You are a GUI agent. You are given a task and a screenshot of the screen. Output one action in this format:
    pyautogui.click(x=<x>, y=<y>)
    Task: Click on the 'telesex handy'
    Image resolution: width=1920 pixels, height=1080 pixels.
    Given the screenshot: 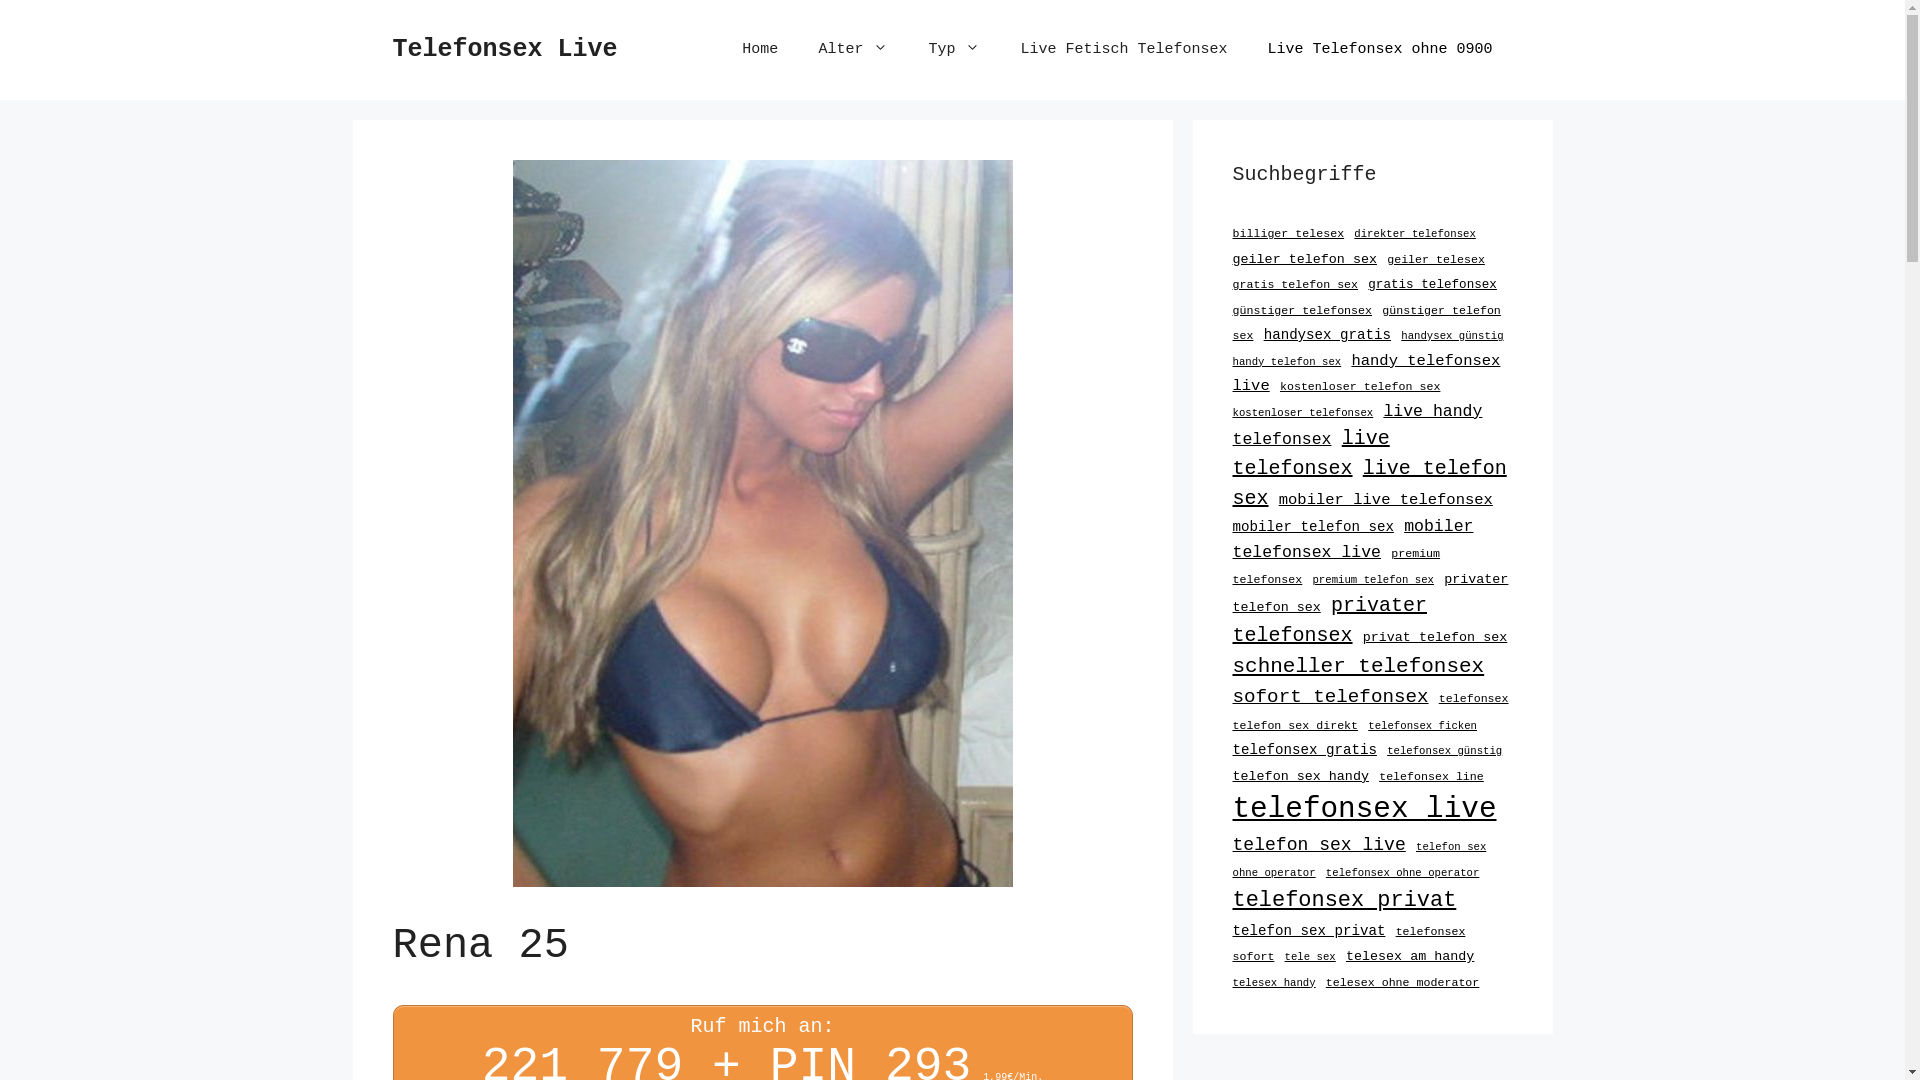 What is the action you would take?
    pyautogui.click(x=1272, y=982)
    